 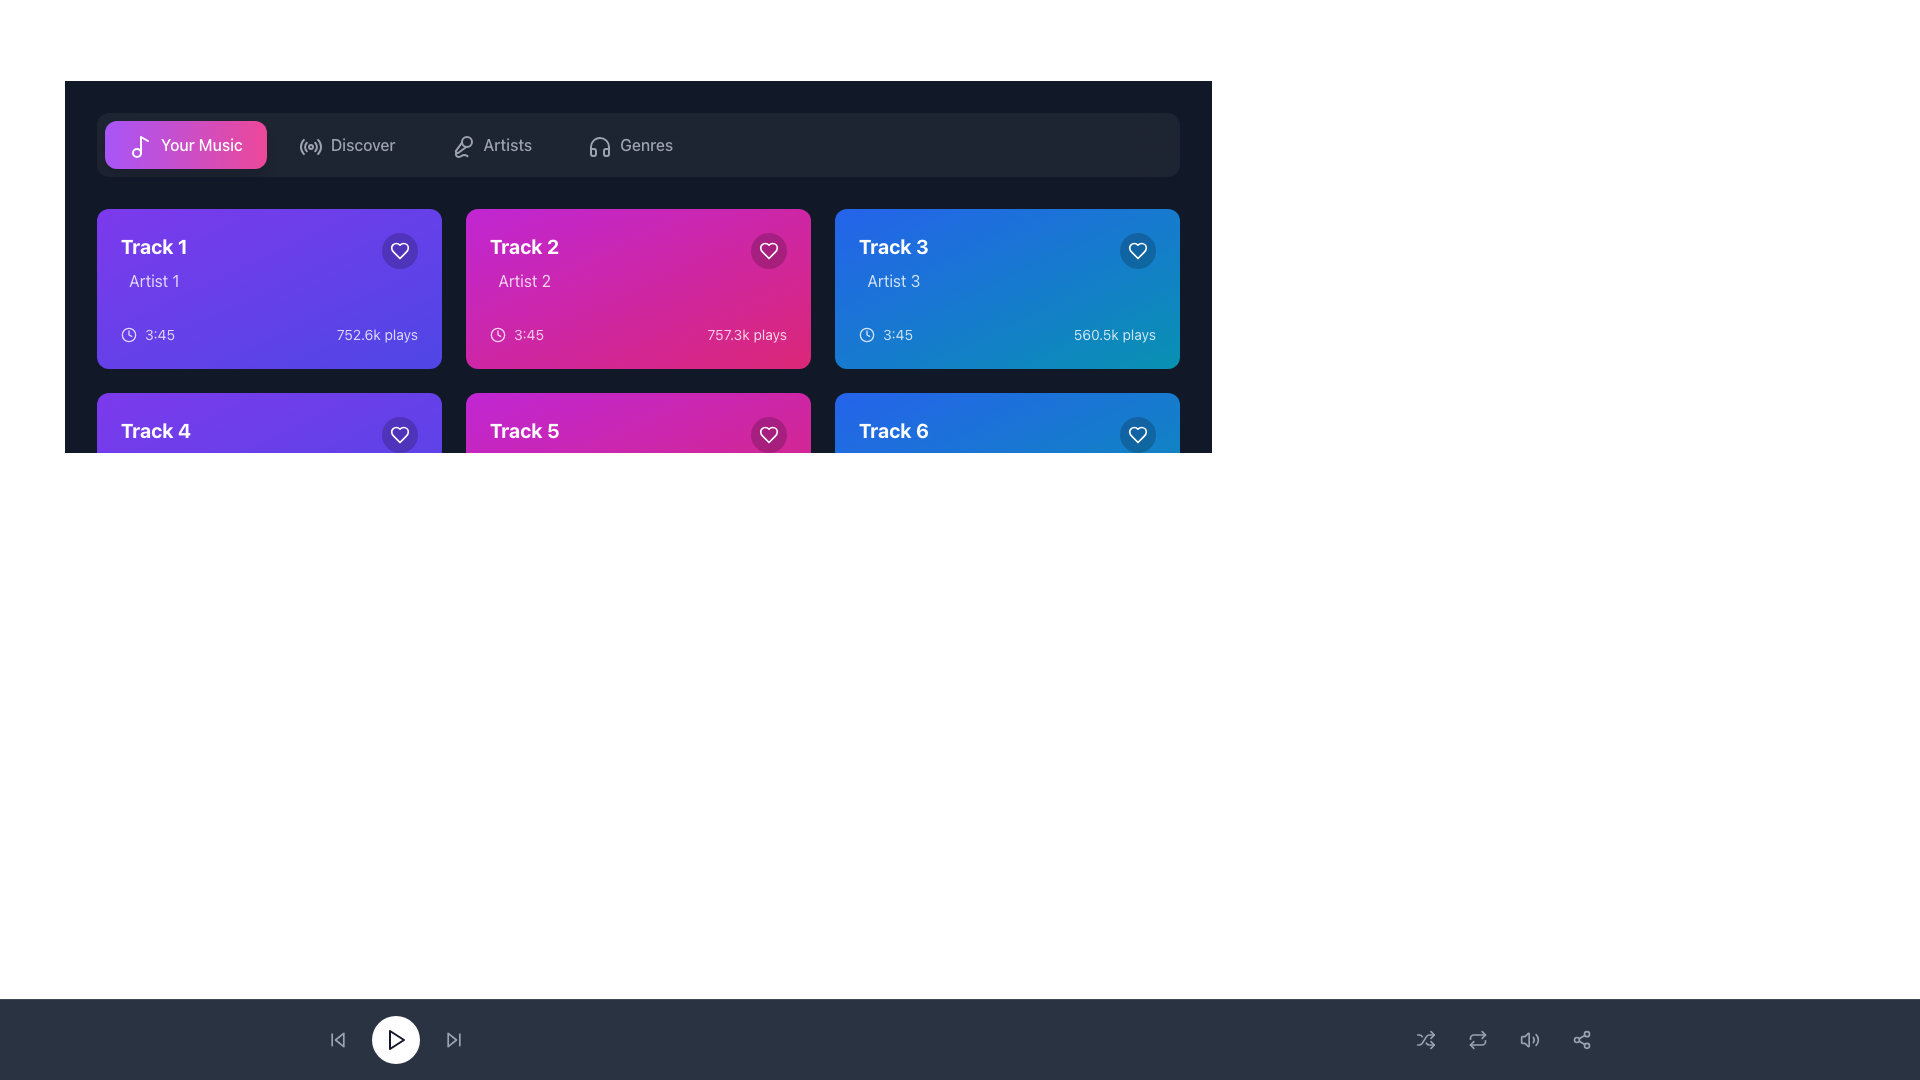 What do you see at coordinates (155, 430) in the screenshot?
I see `the bold, white text label 'Track 4' positioned at the top-left corner of its card, which is in the second row and first column of the grid layout` at bounding box center [155, 430].